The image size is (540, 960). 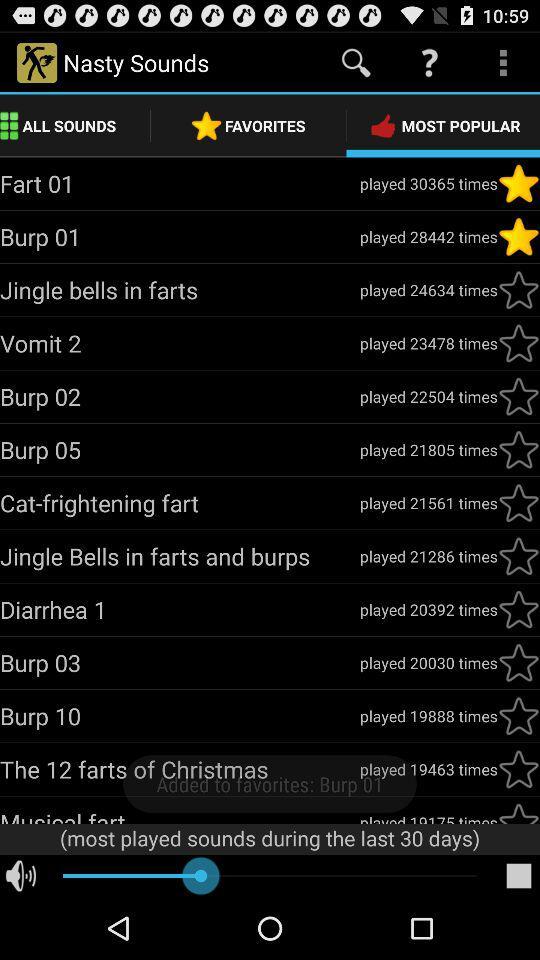 What do you see at coordinates (518, 662) in the screenshot?
I see `noise` at bounding box center [518, 662].